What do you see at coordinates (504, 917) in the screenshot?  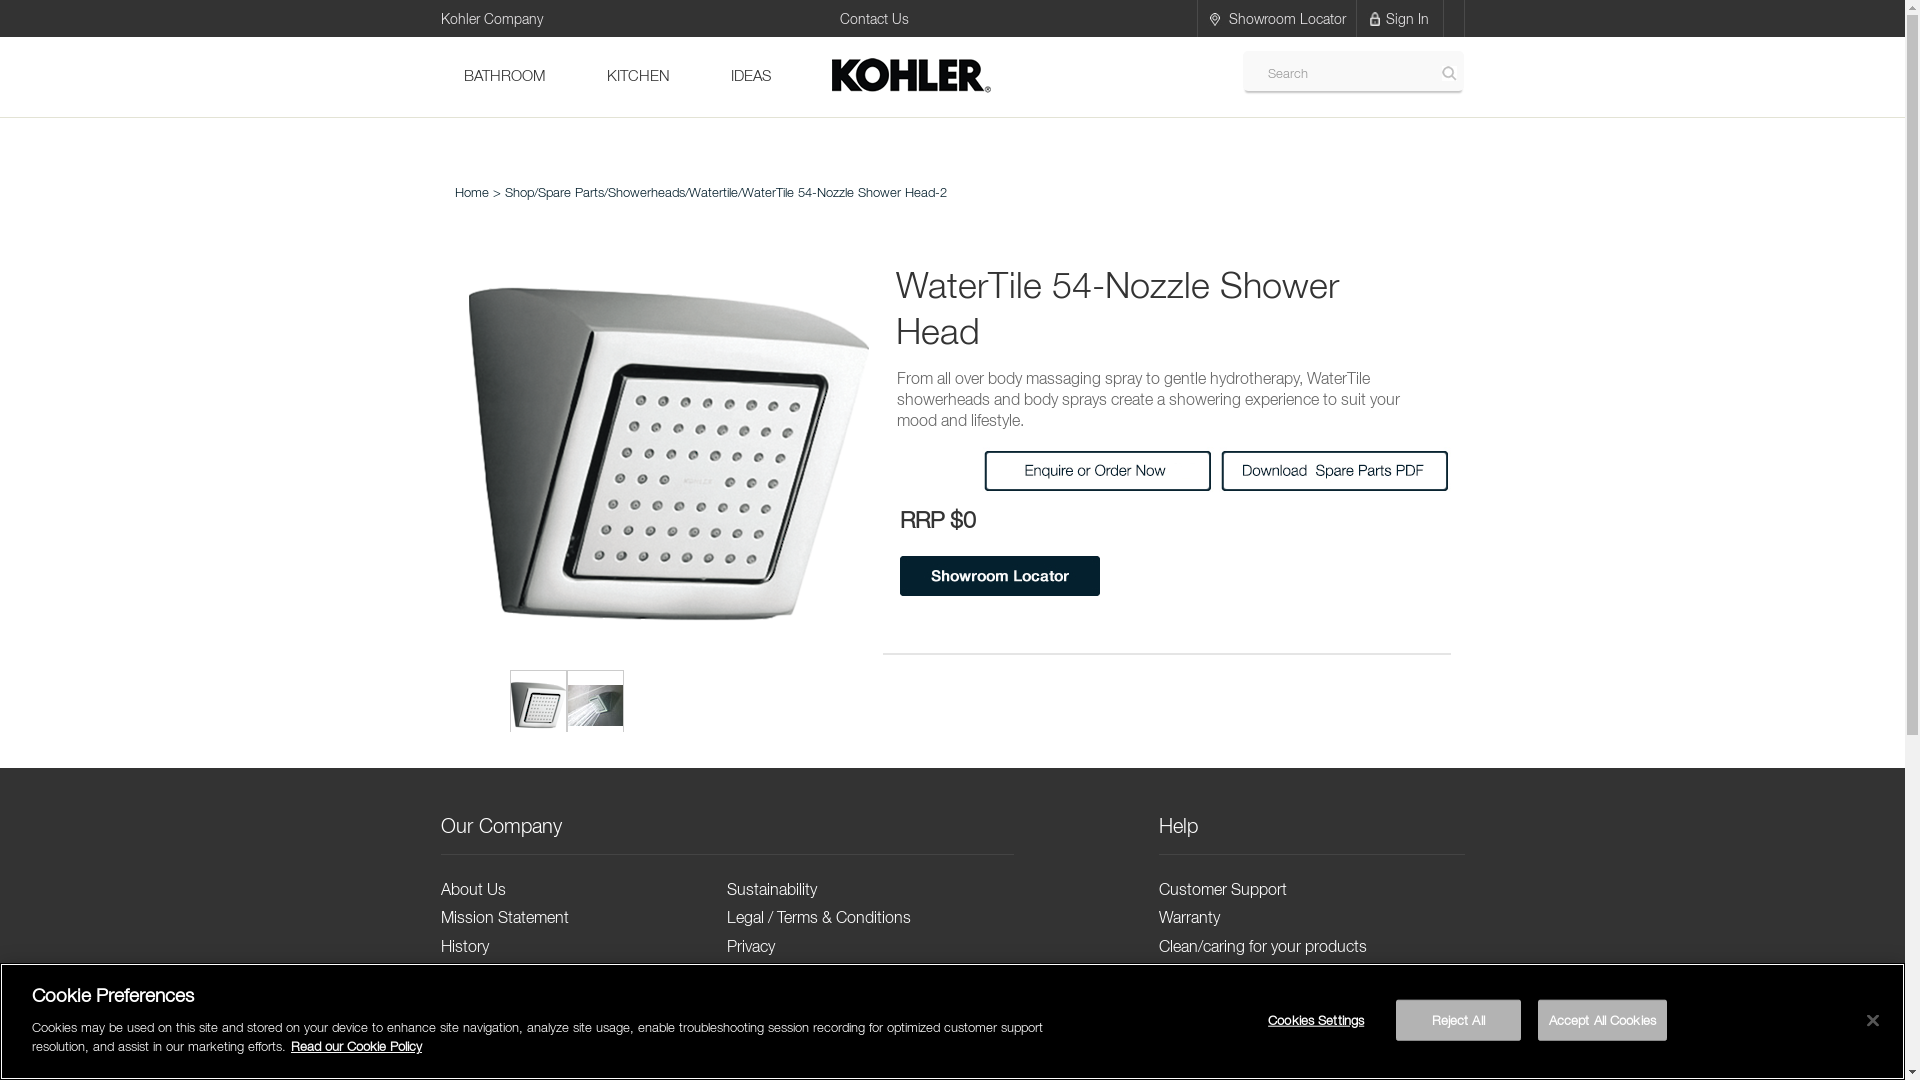 I see `'Mission Statement'` at bounding box center [504, 917].